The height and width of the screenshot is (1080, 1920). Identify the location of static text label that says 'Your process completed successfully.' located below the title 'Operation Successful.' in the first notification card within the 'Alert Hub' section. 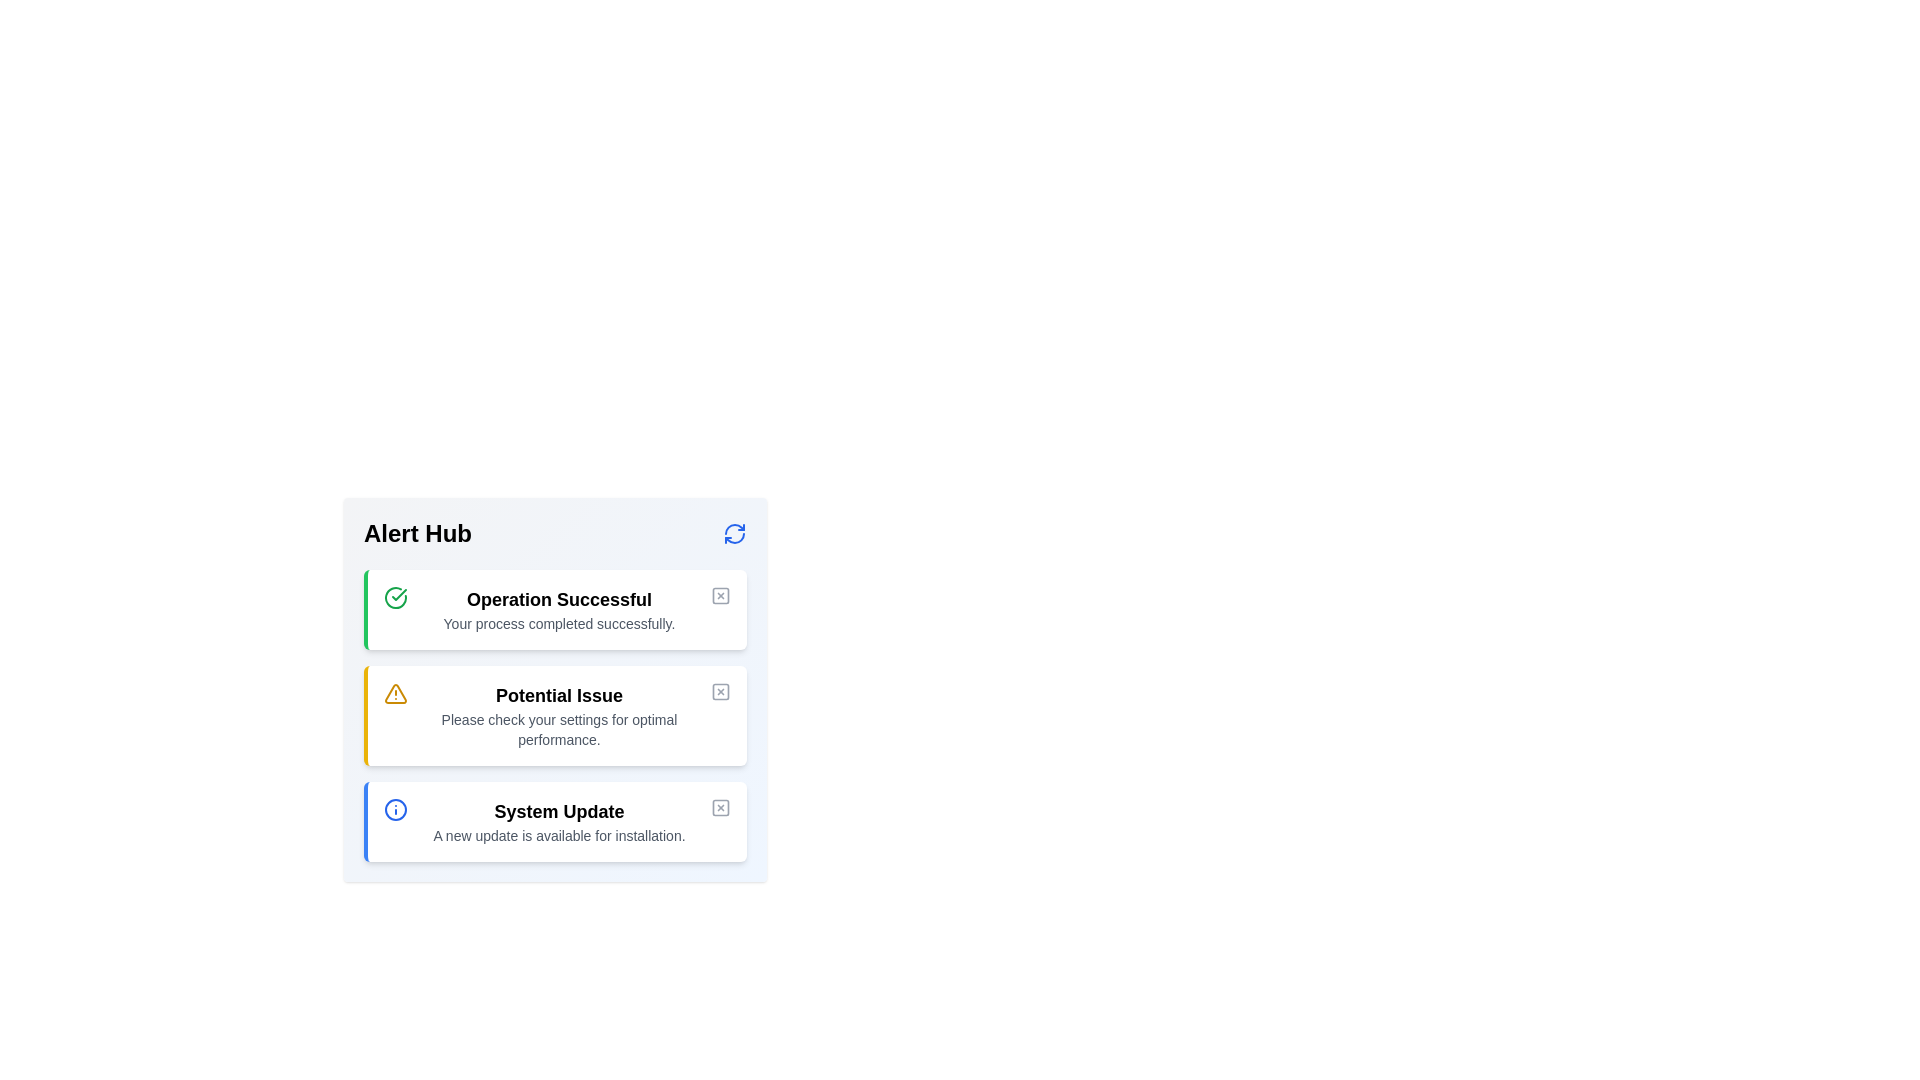
(559, 623).